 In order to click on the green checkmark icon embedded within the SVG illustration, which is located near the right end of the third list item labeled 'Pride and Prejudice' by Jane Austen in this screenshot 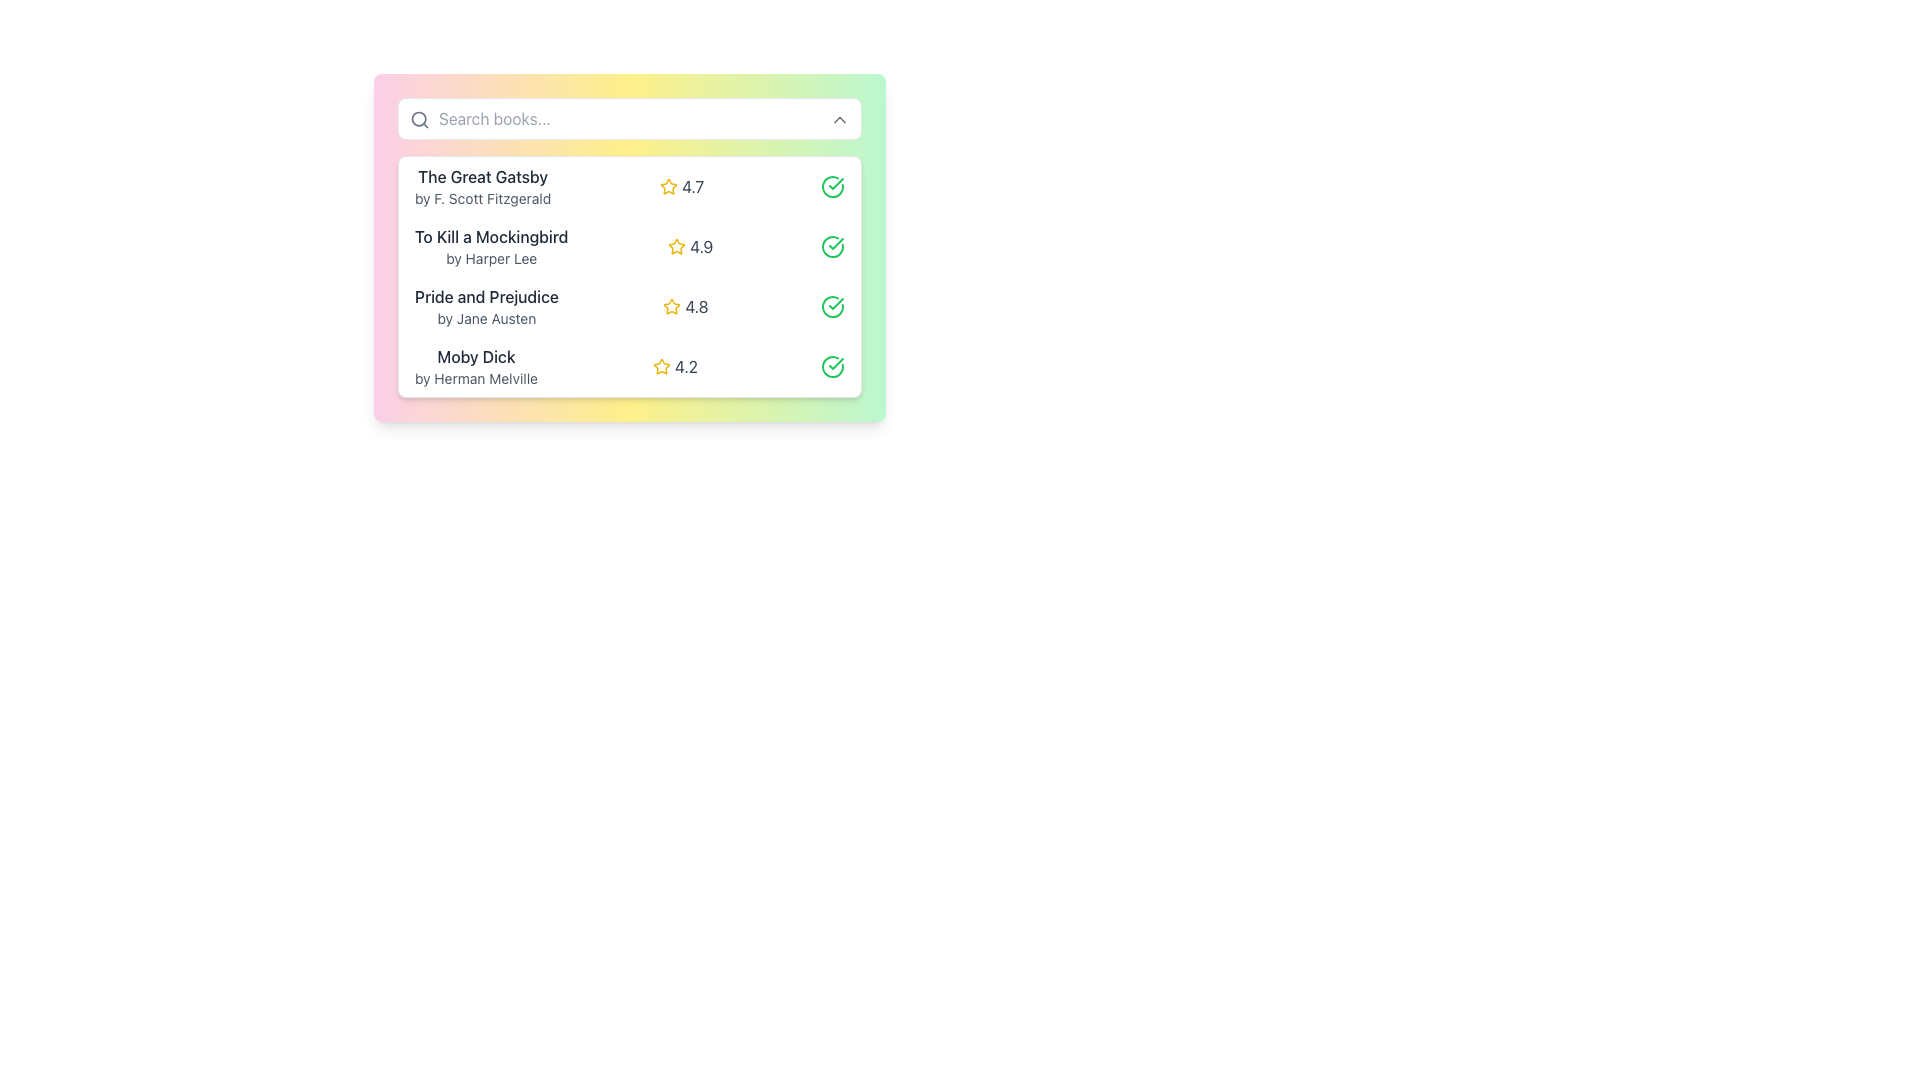, I will do `click(836, 304)`.